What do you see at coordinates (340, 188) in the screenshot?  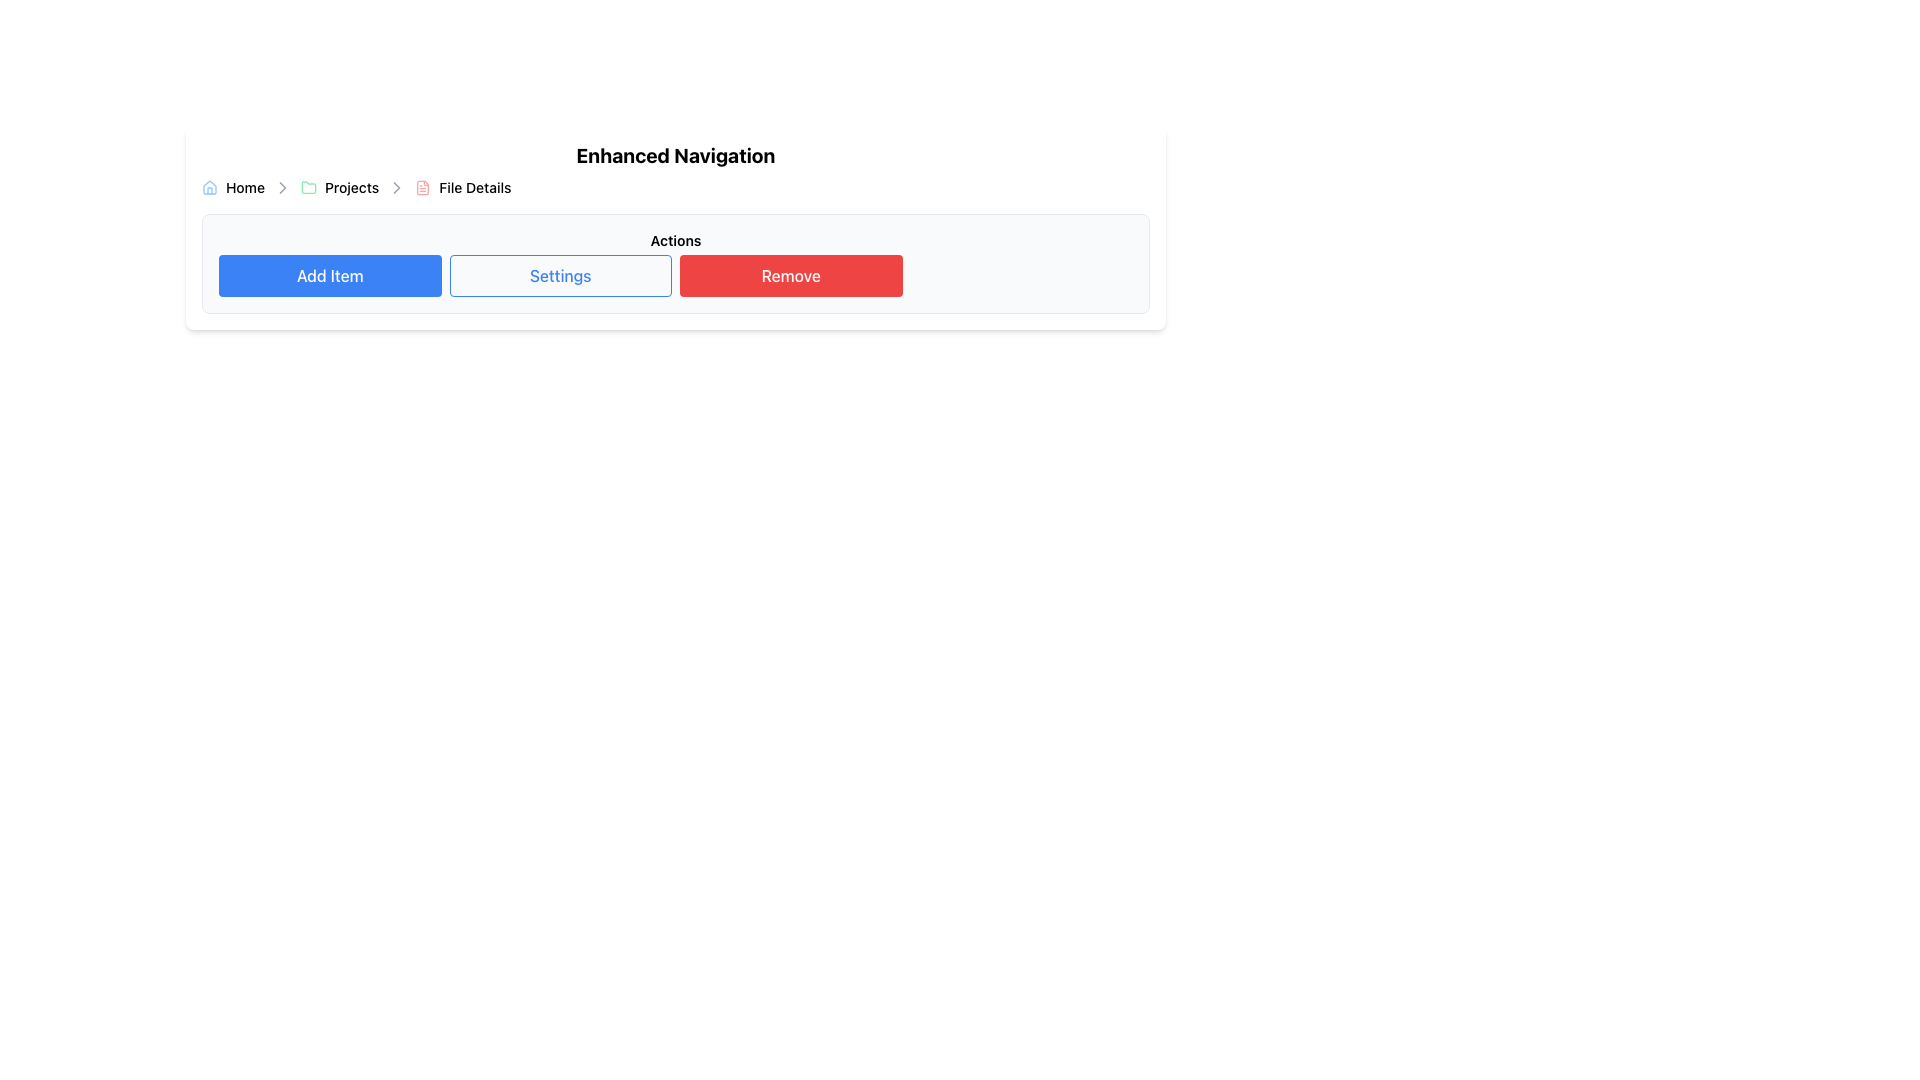 I see `the second label in the breadcrumb navigation` at bounding box center [340, 188].